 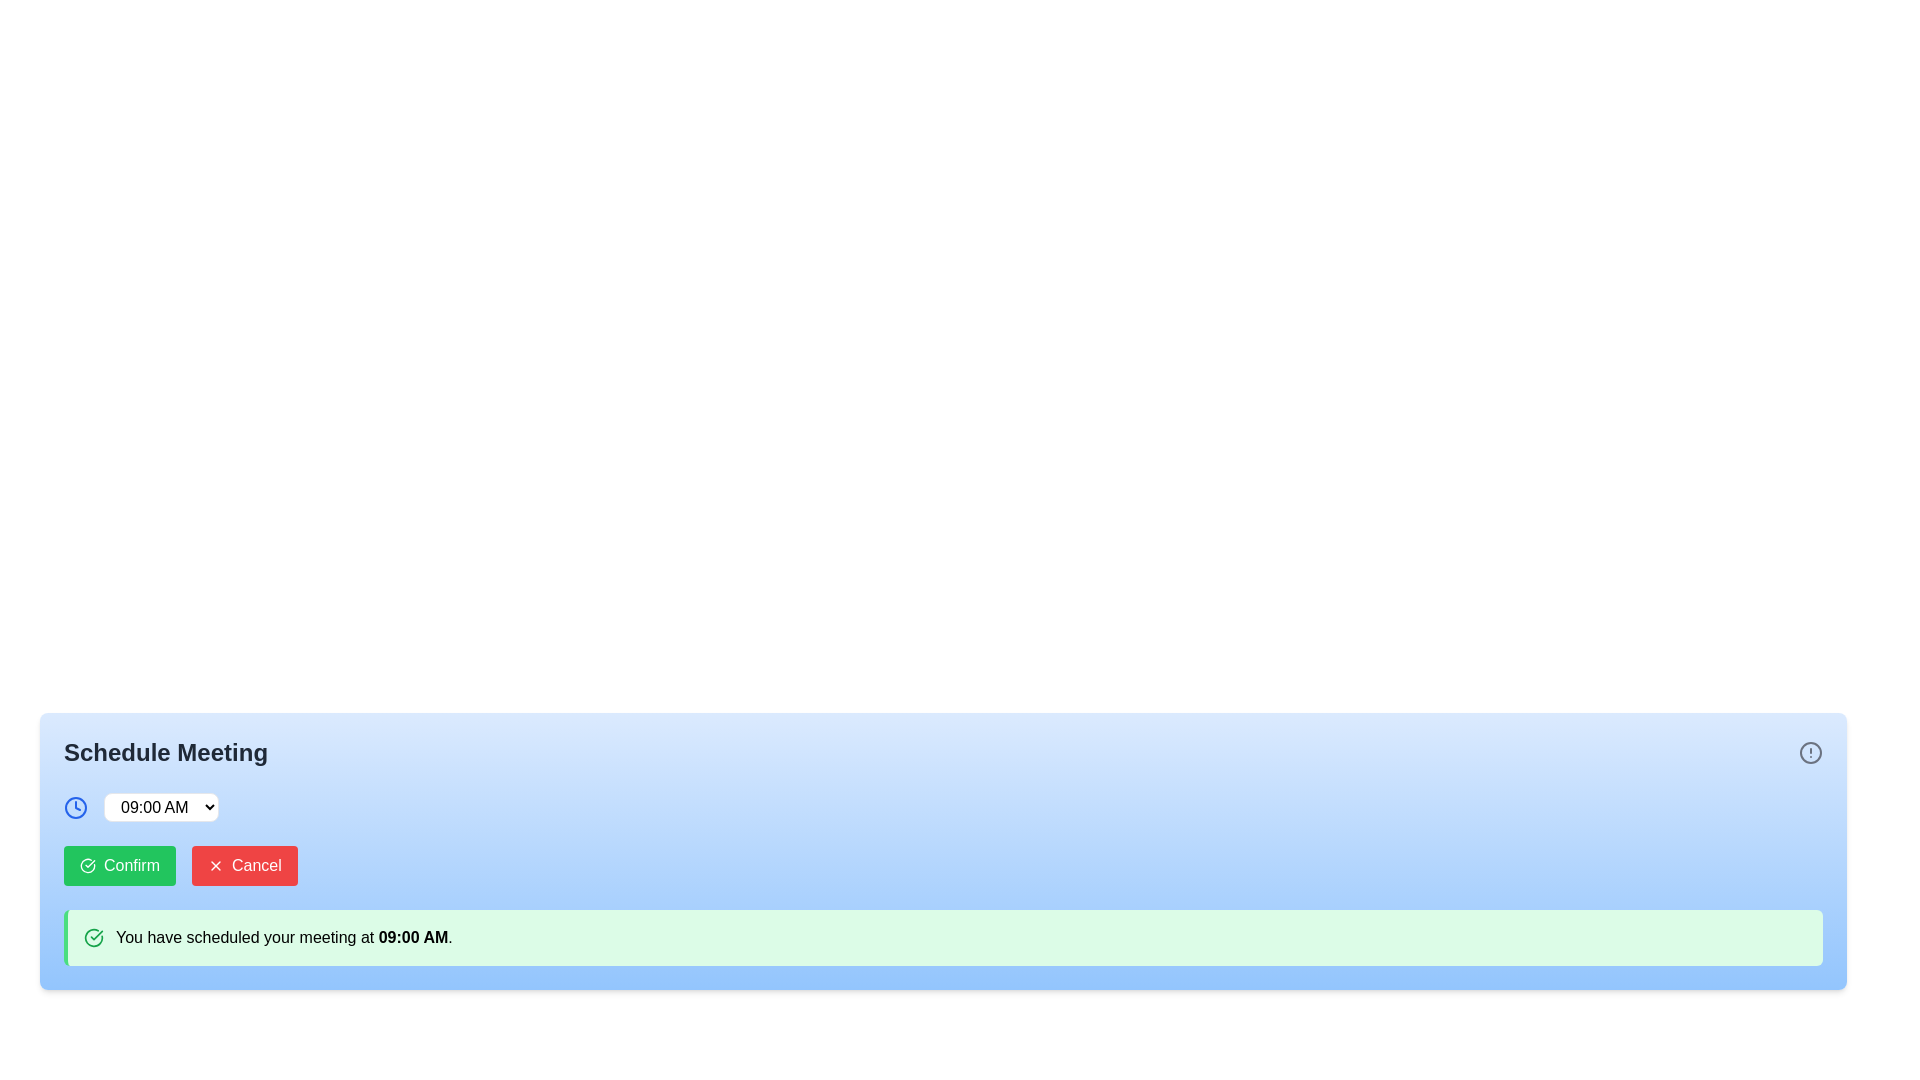 I want to click on the rectangular red 'Cancel' button with a white 'X' icon to its left, located next to the green 'Confirm' button, so click(x=243, y=865).